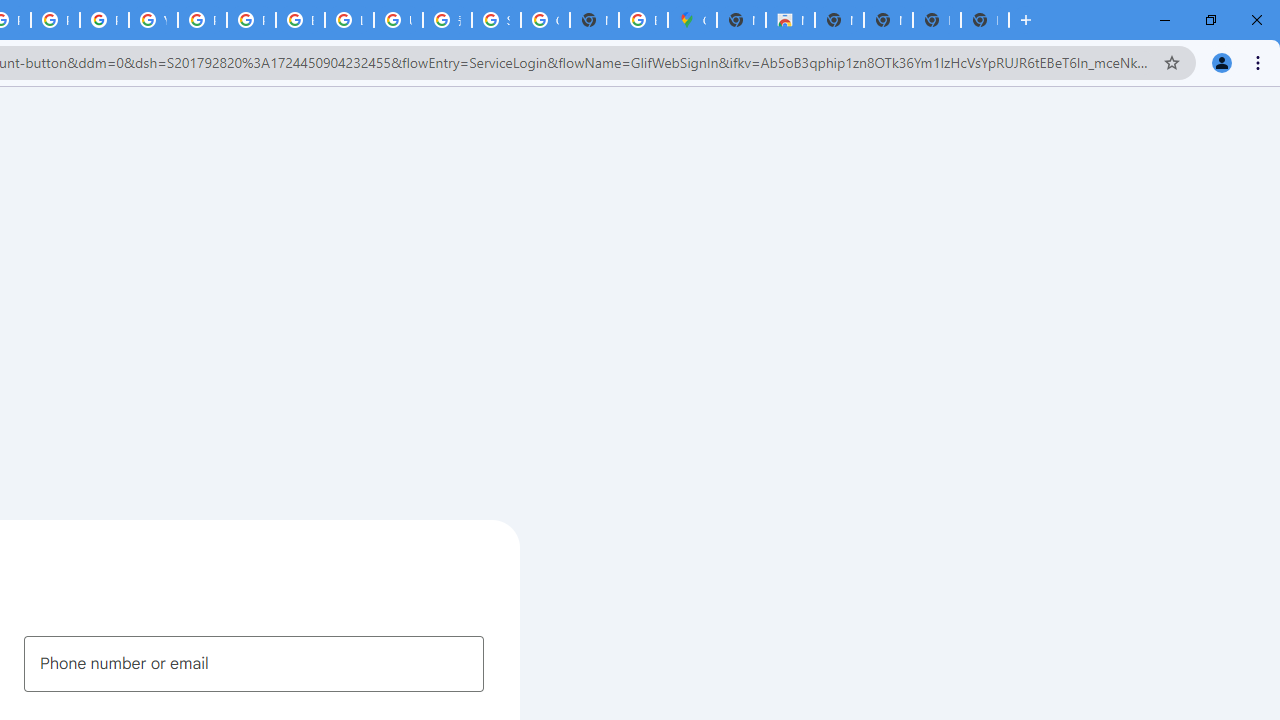  Describe the element at coordinates (984, 20) in the screenshot. I see `'New Tab'` at that location.